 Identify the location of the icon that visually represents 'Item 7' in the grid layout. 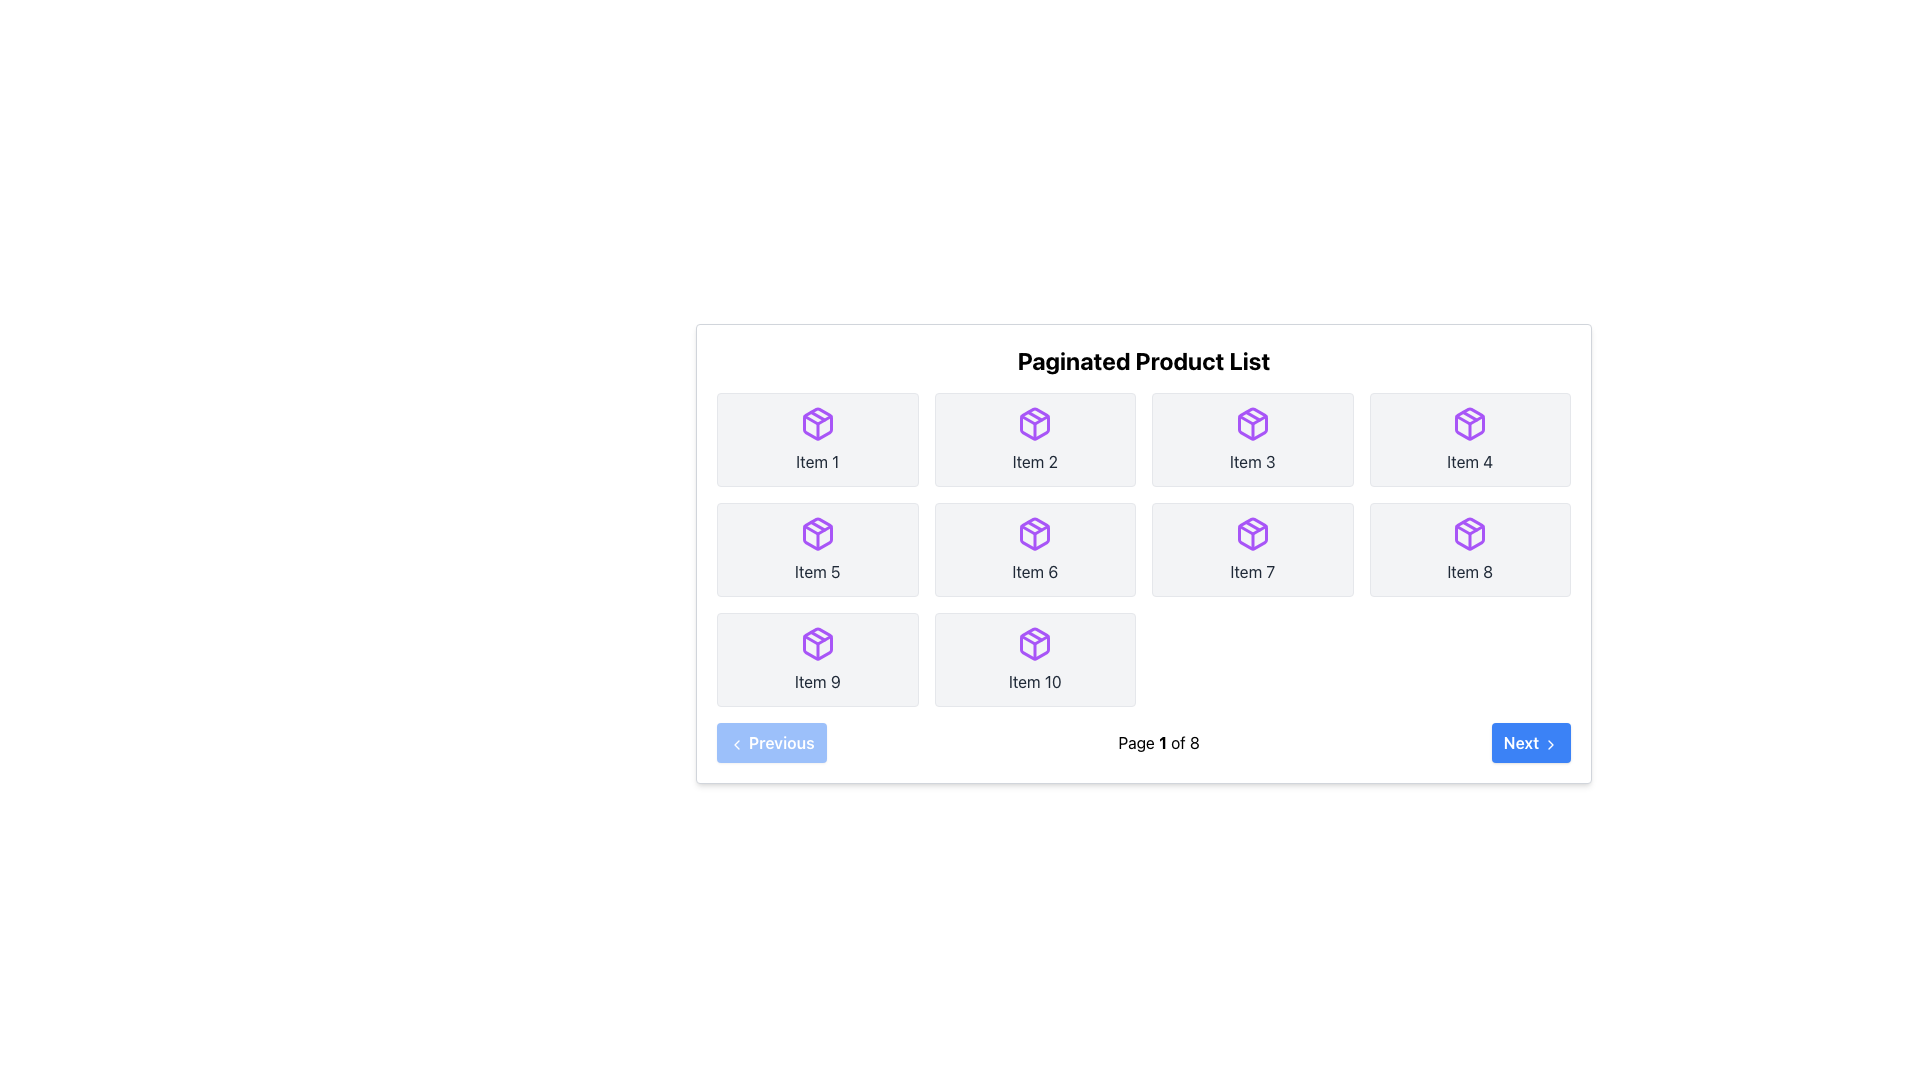
(1251, 532).